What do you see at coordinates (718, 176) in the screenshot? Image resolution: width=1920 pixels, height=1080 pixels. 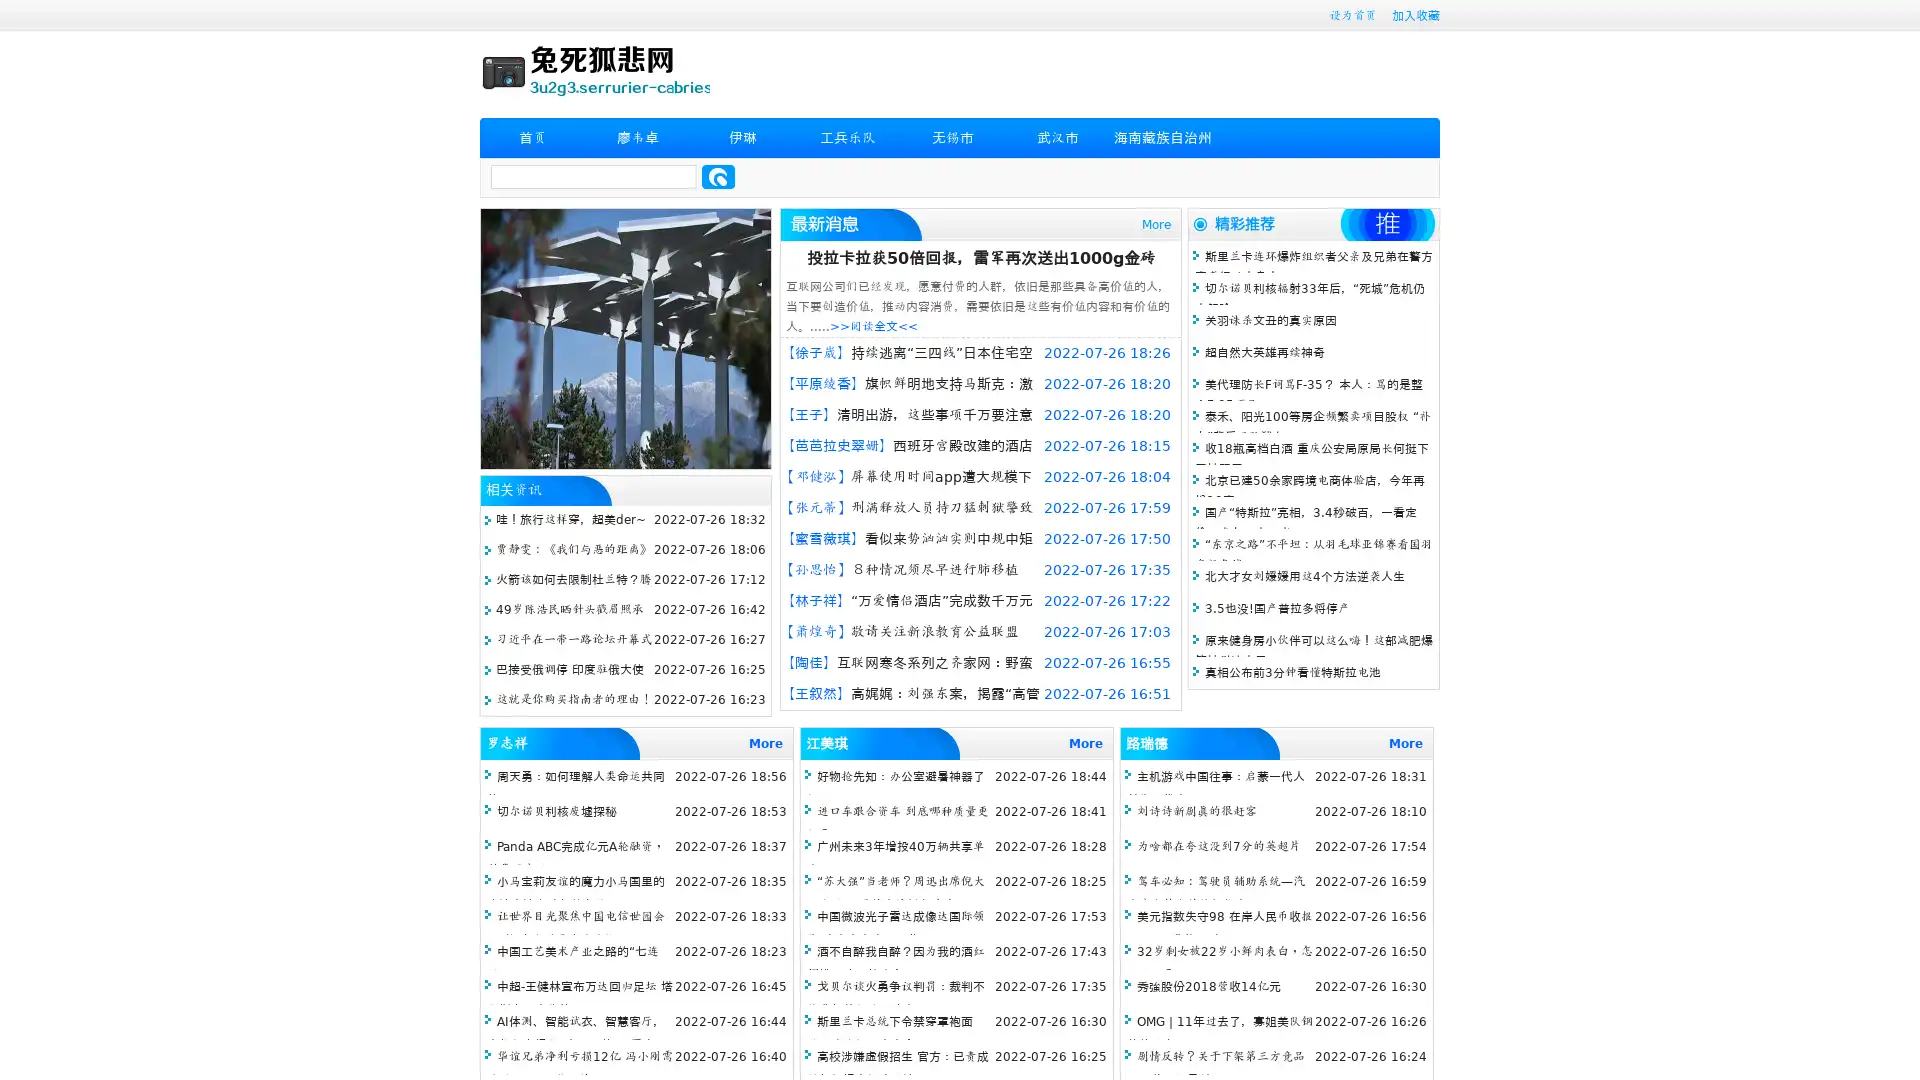 I see `Search` at bounding box center [718, 176].